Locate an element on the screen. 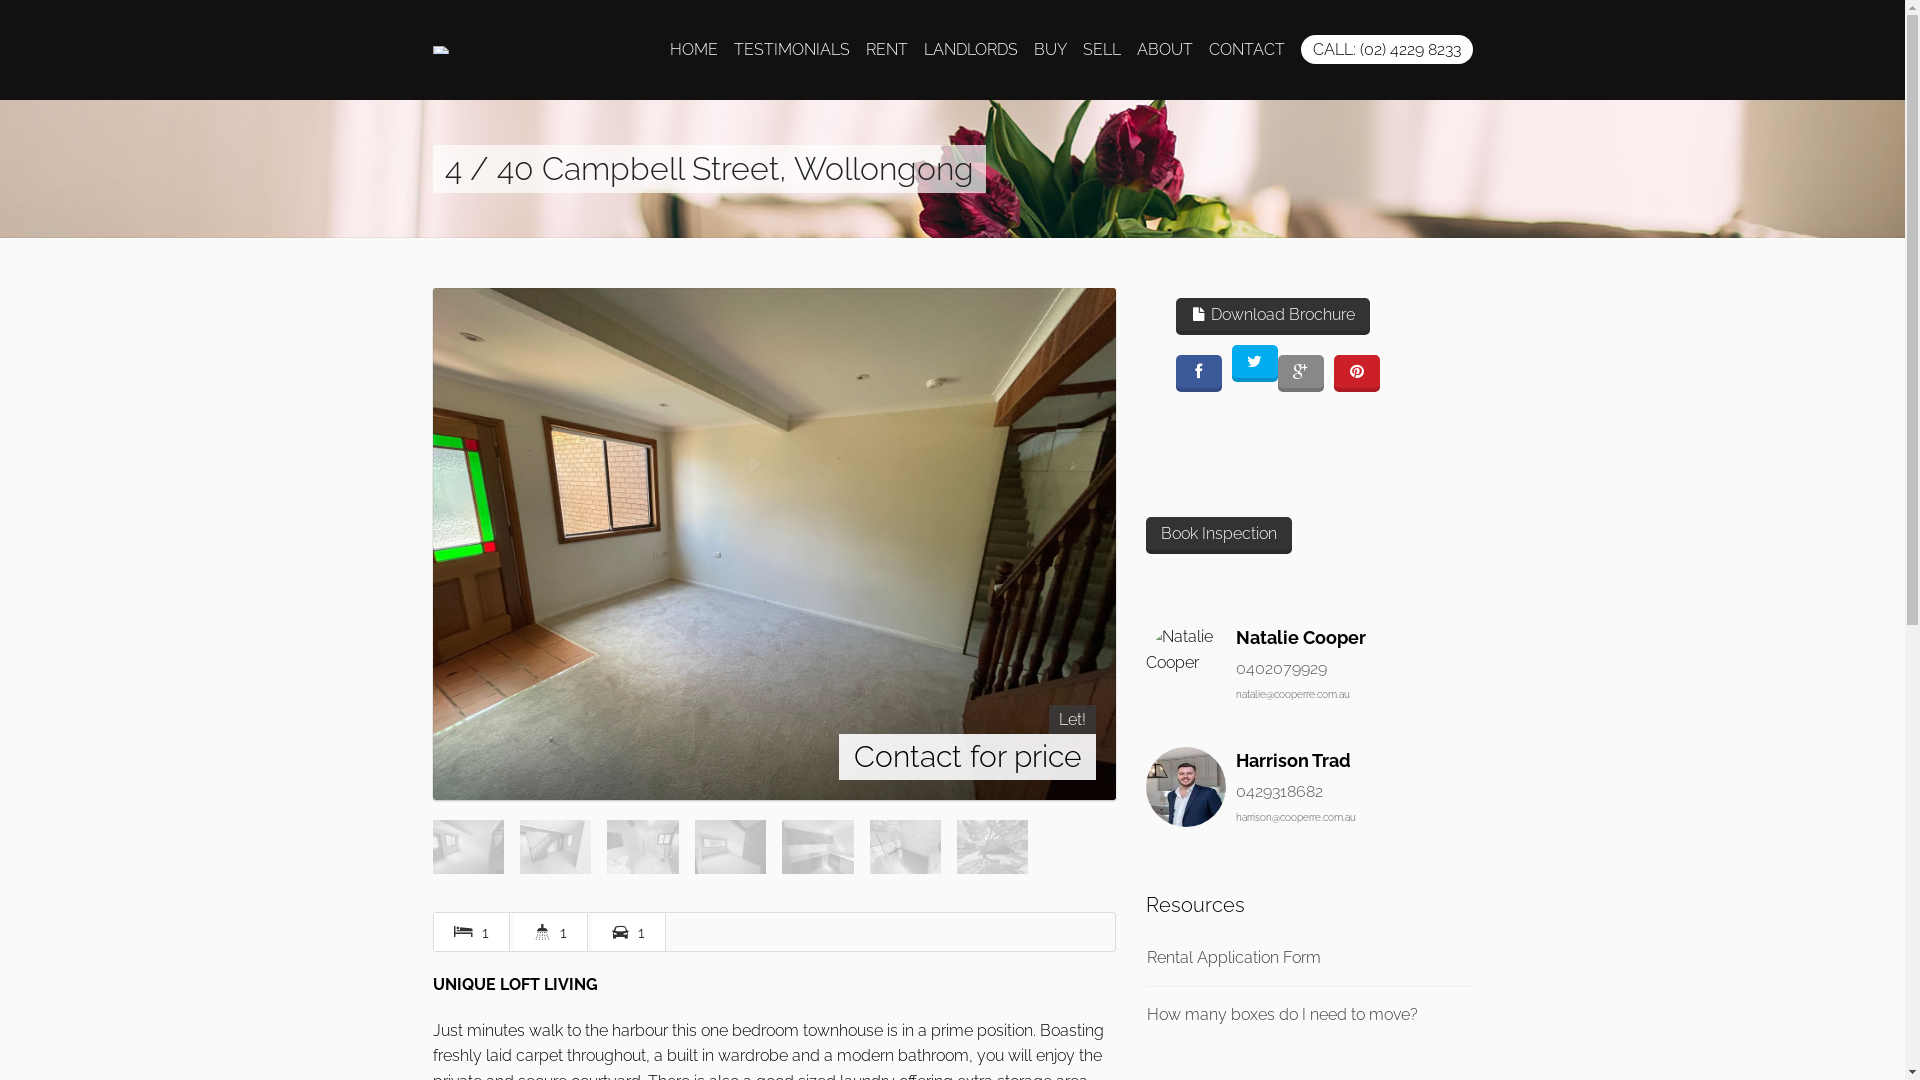 This screenshot has height=1080, width=1920. '0402079929' is located at coordinates (1281, 668).